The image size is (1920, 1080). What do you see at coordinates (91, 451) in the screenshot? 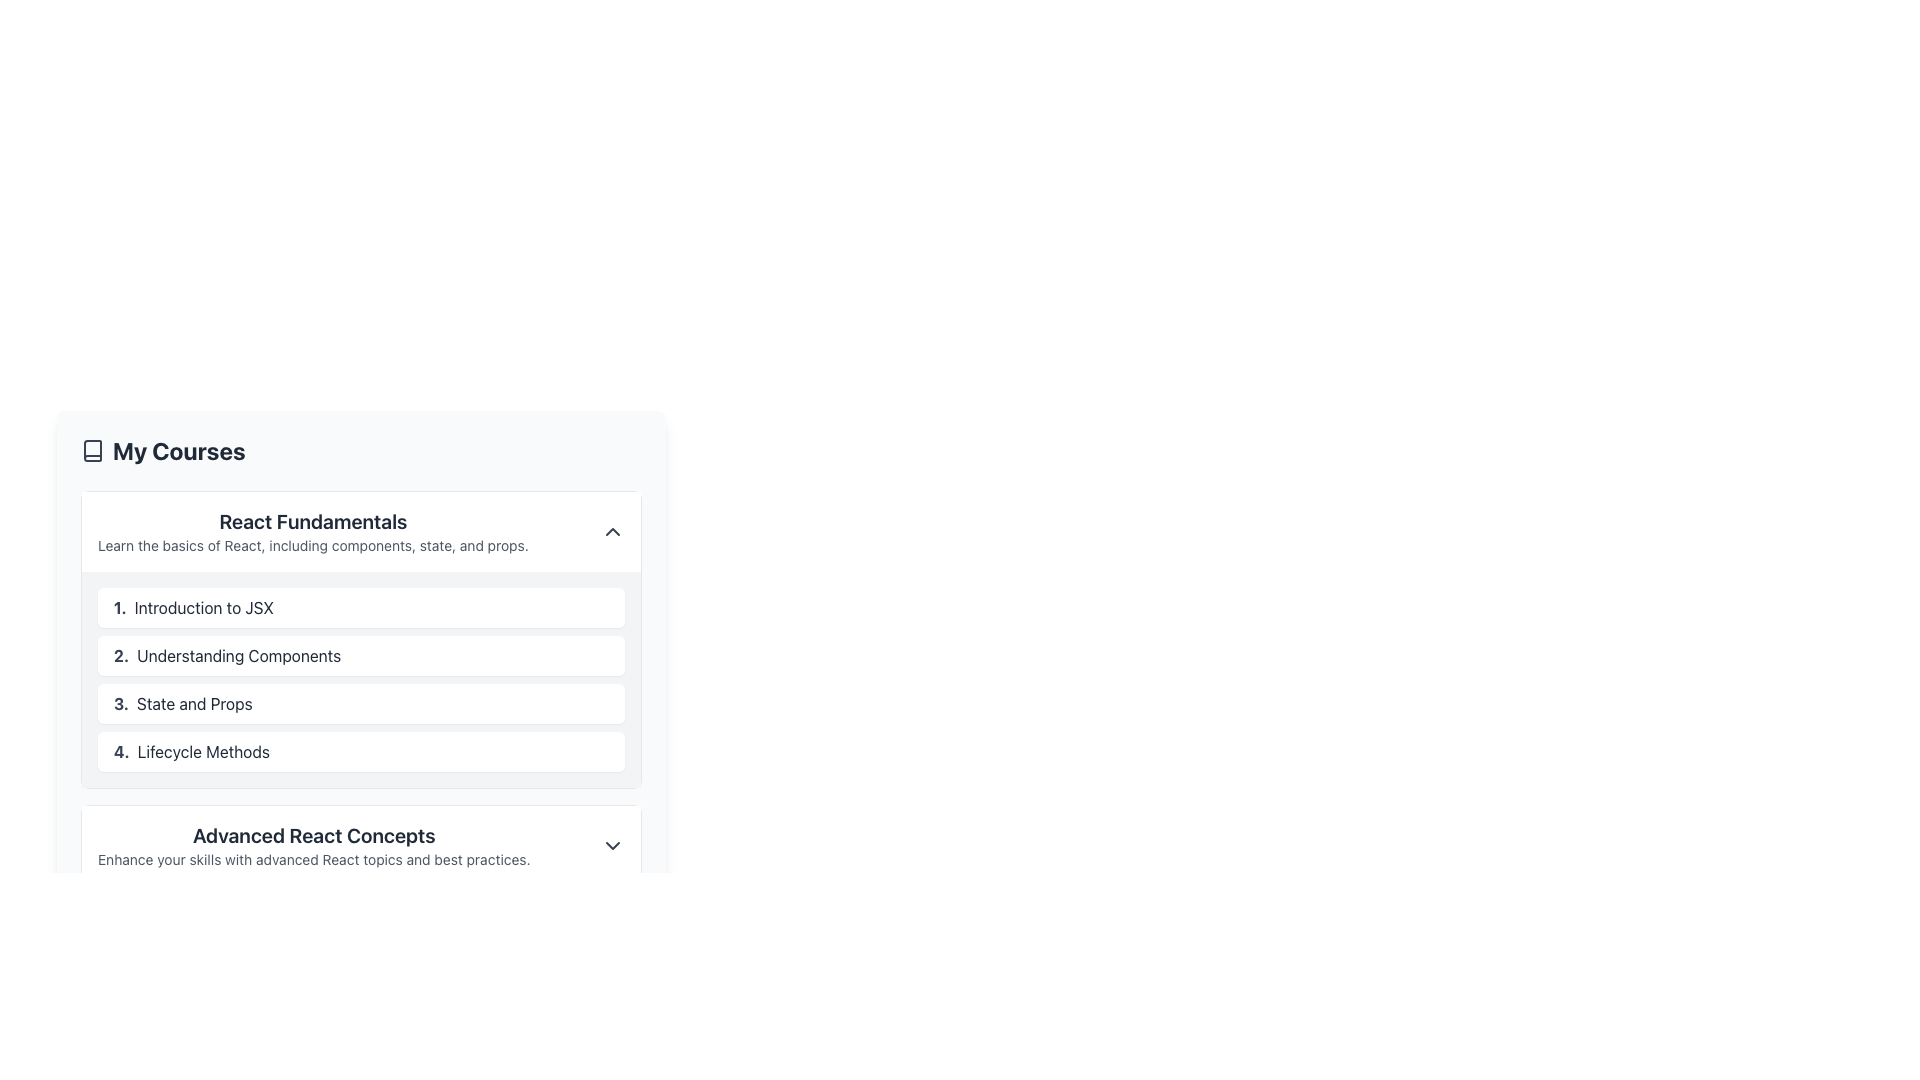
I see `the small gray book icon located next to the 'My Courses' text heading` at bounding box center [91, 451].